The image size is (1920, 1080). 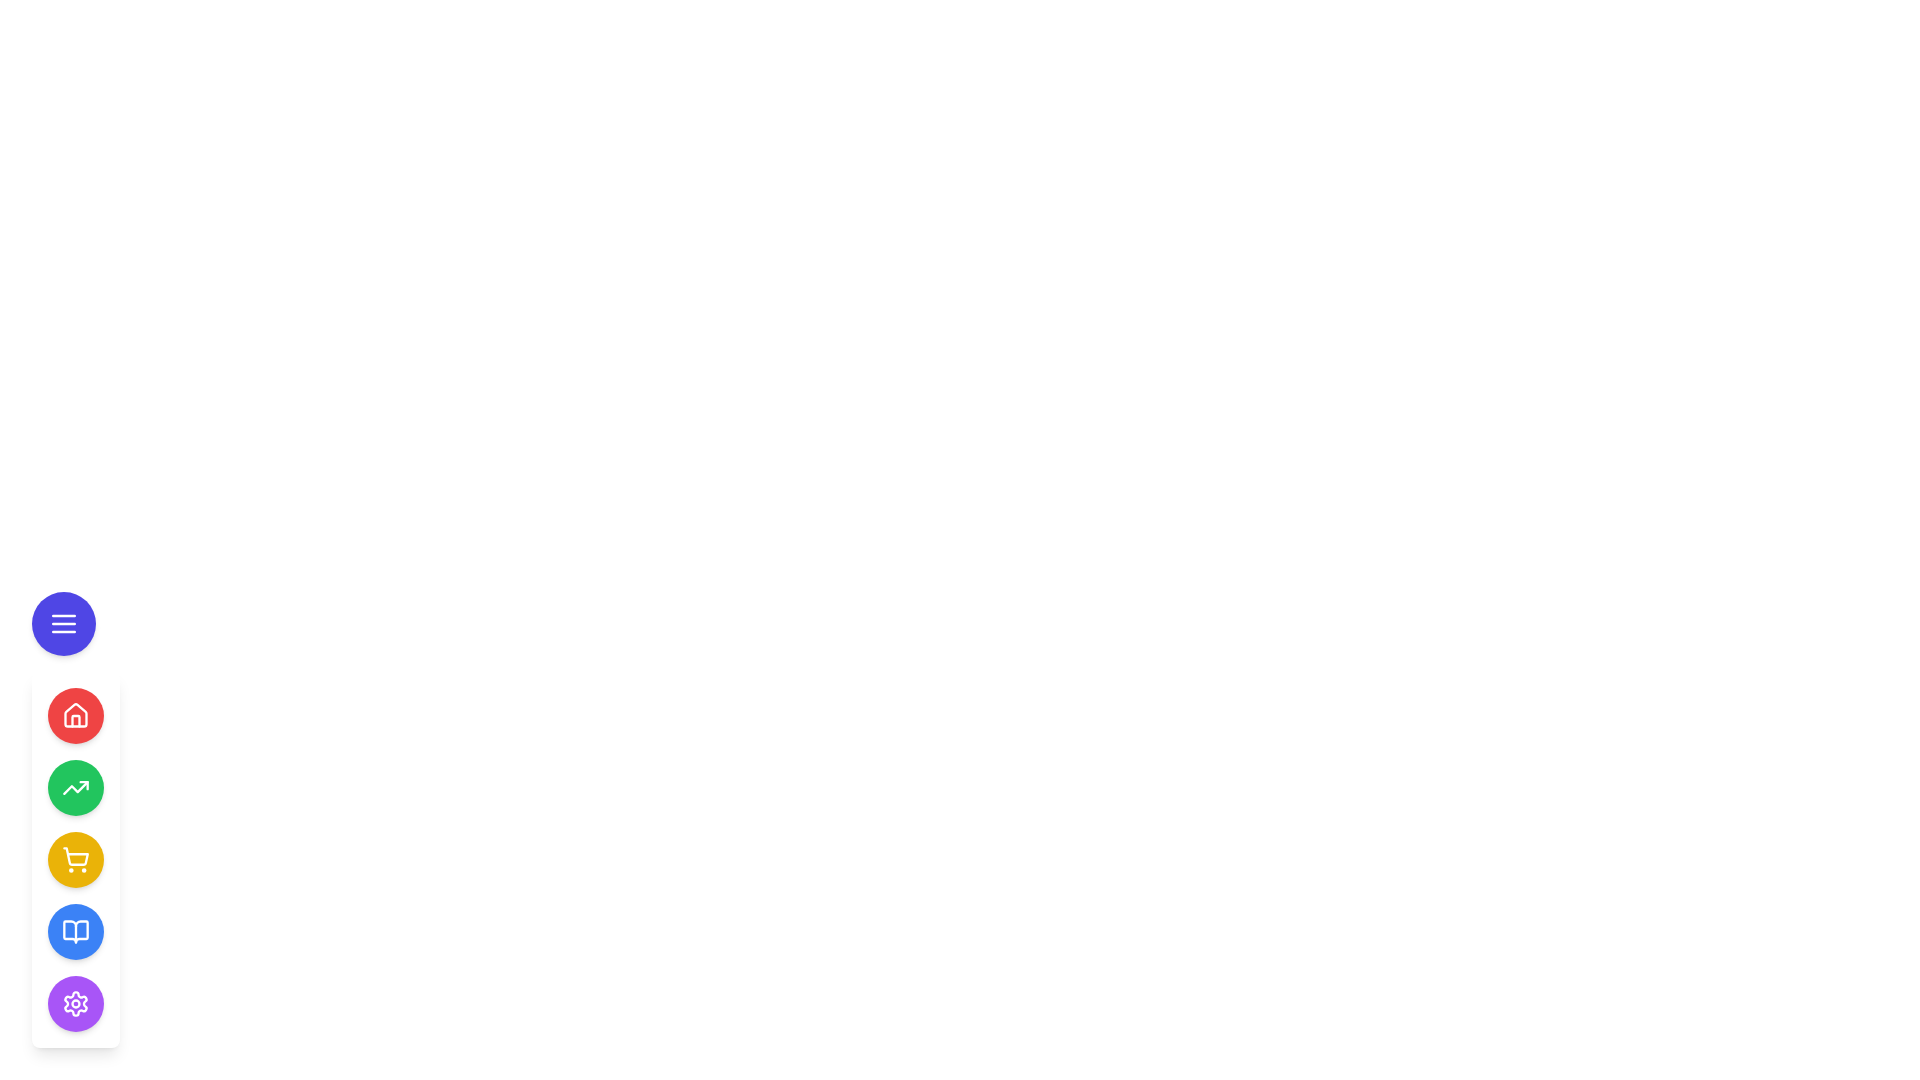 What do you see at coordinates (76, 932) in the screenshot?
I see `the open book icon button located in the vertical navigation bar` at bounding box center [76, 932].